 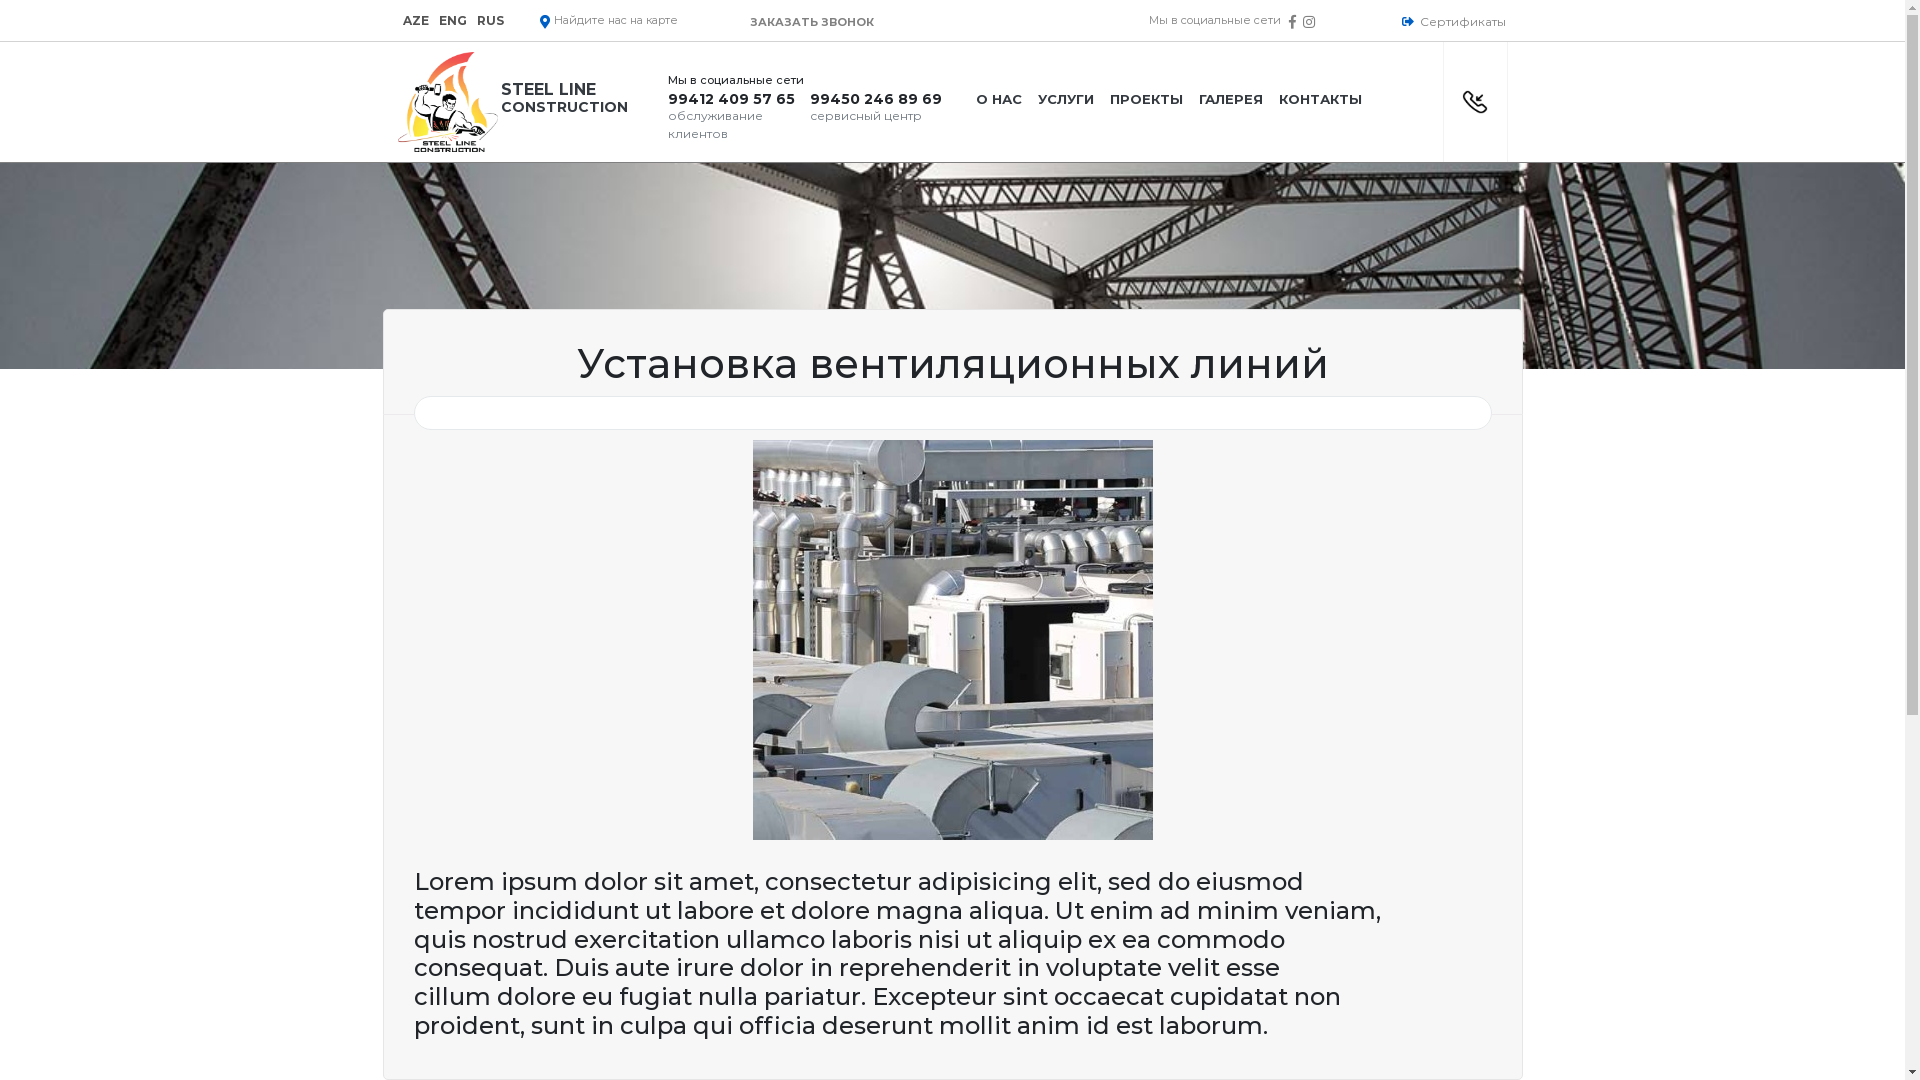 I want to click on 'AZE', so click(x=413, y=20).